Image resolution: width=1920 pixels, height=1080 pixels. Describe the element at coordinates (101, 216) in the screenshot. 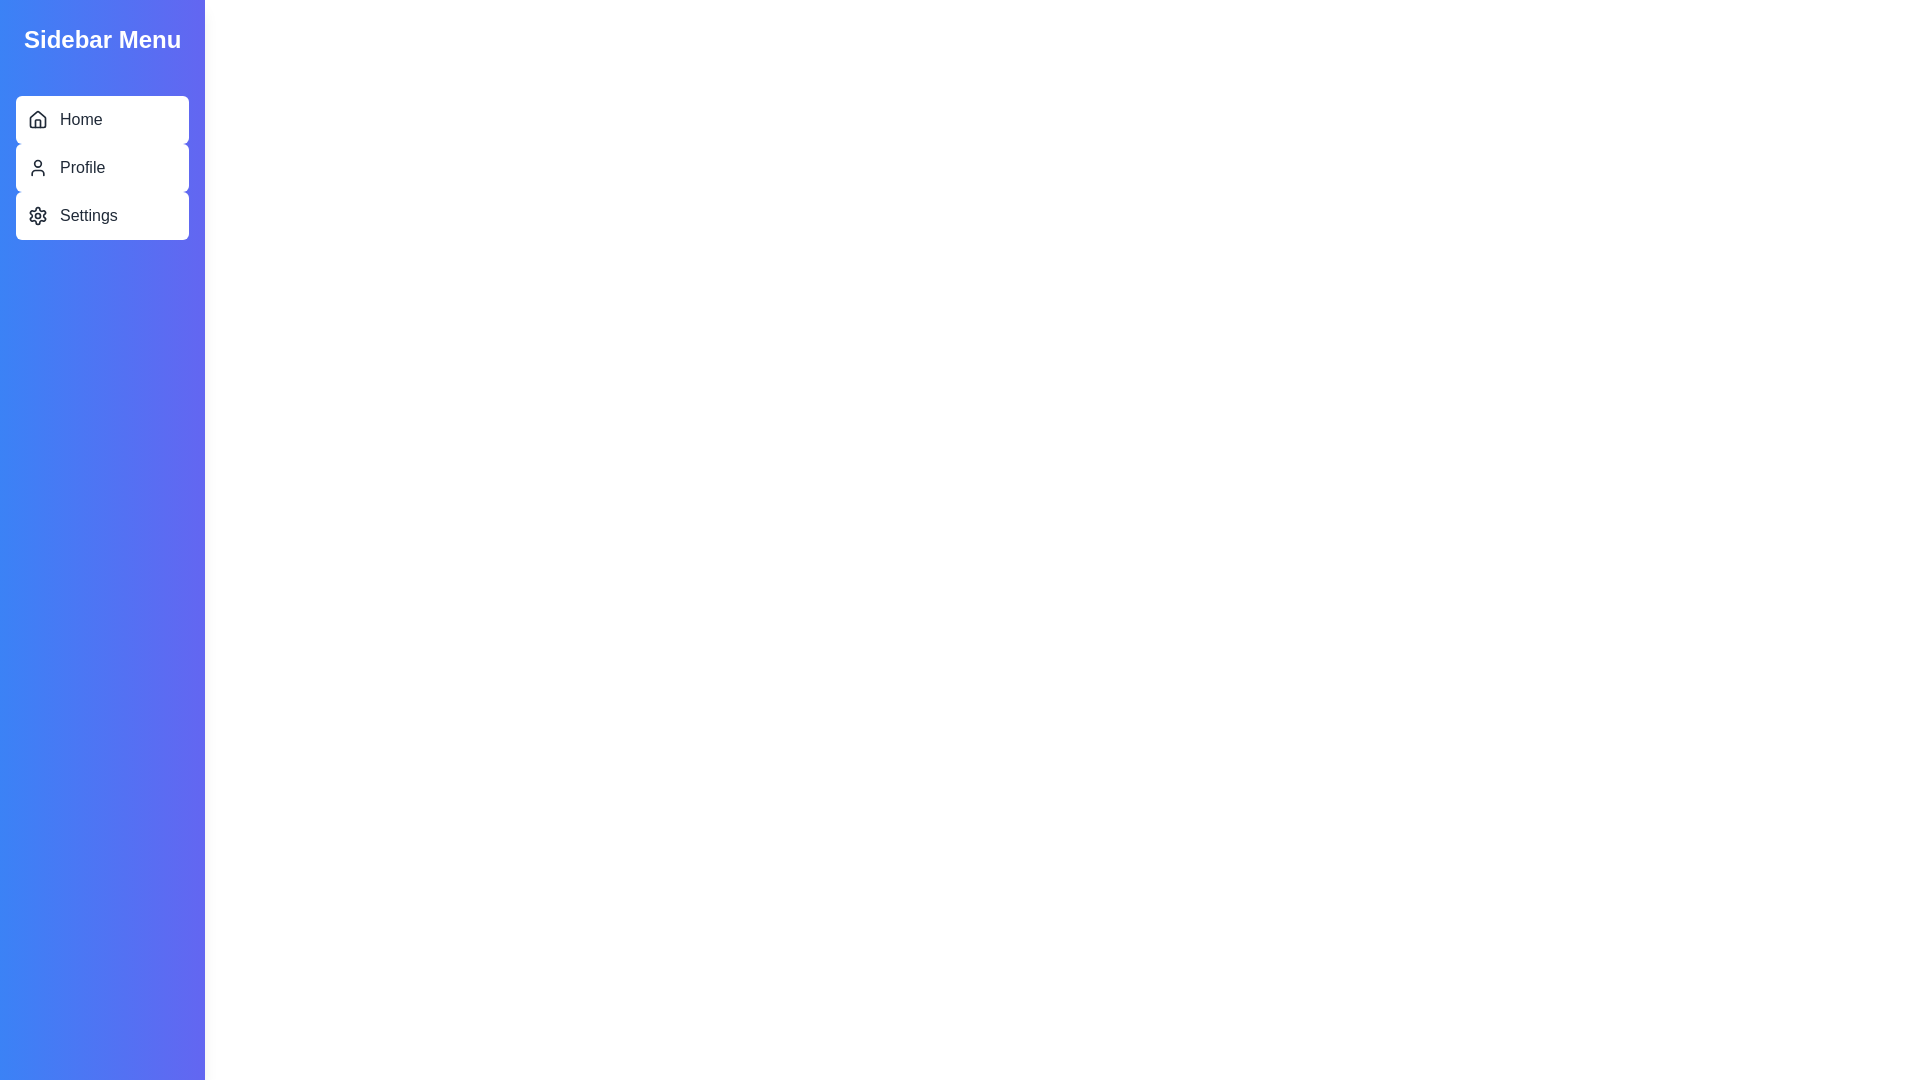

I see `the 'Settings' button with a gear icon located in the left-hand sidebar menu, positioned below the 'Profile' button` at that location.